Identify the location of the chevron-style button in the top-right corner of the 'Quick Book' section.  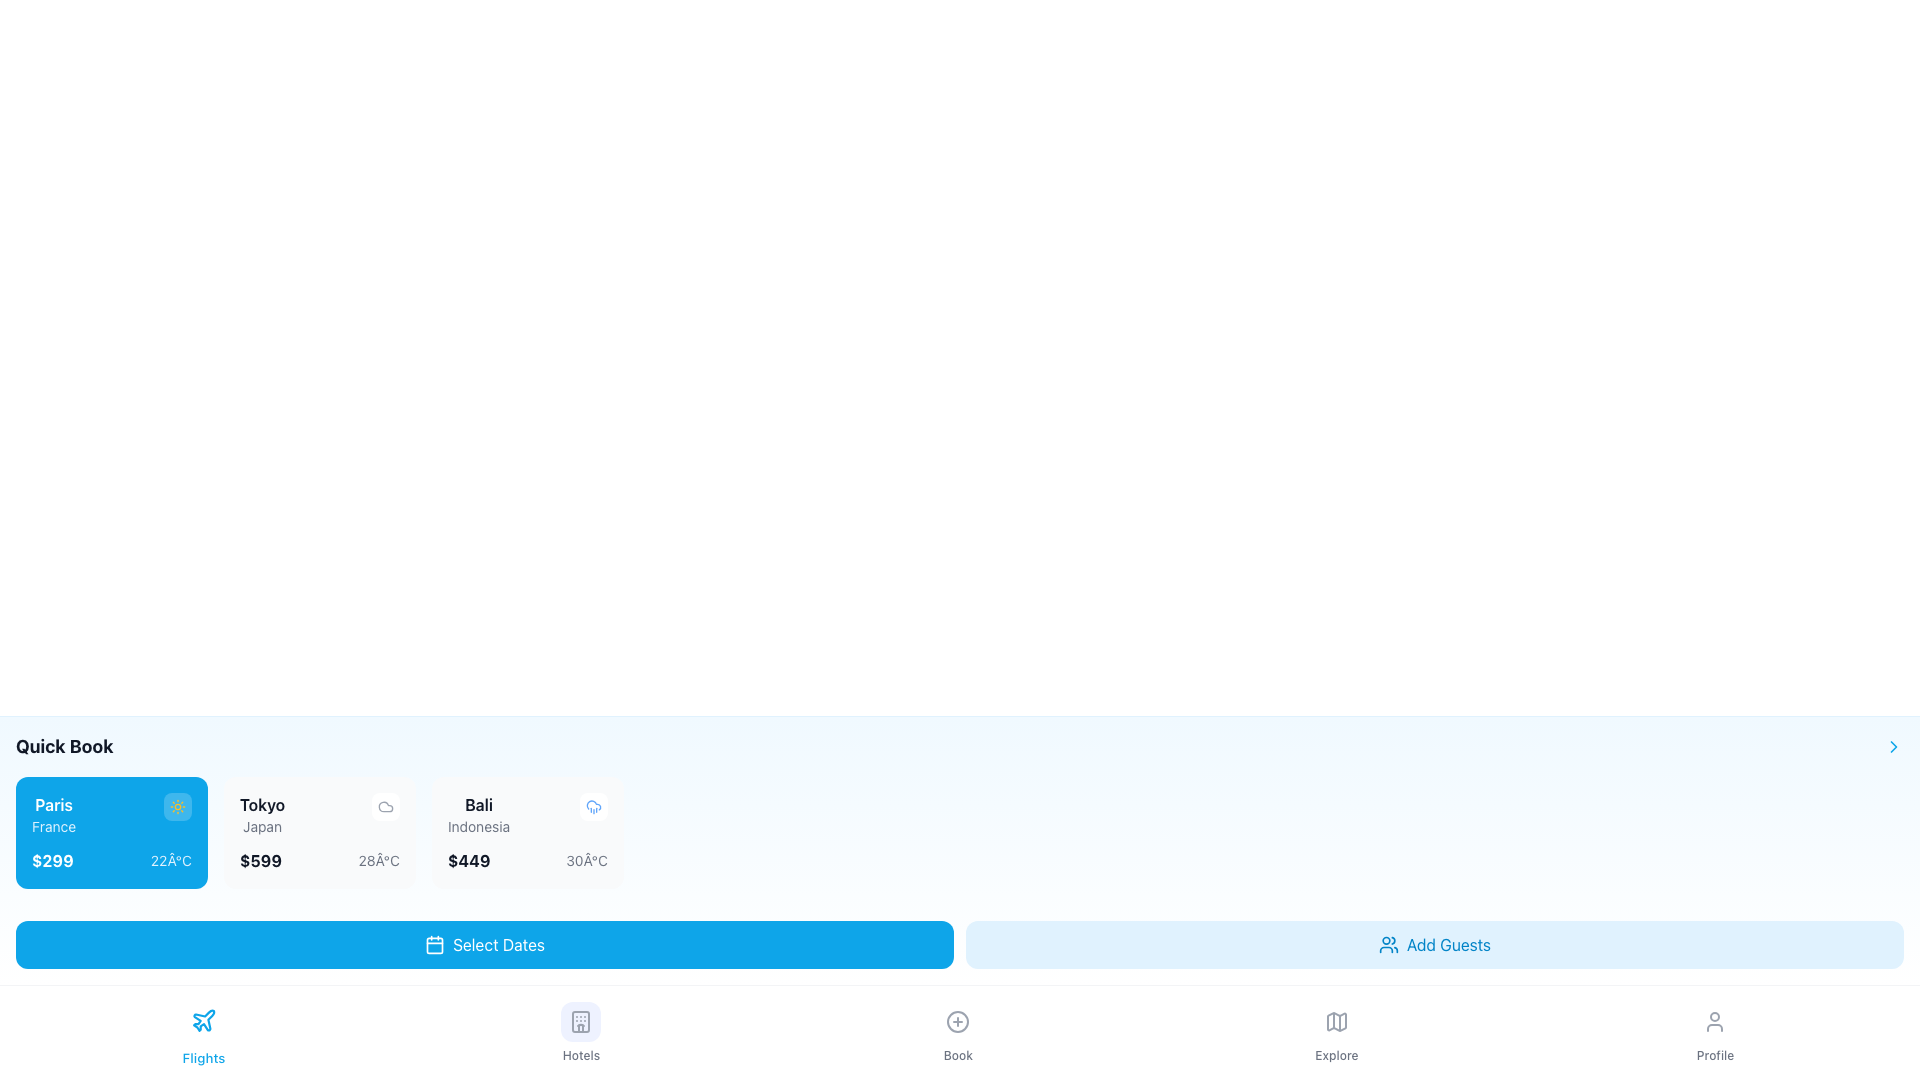
(1893, 747).